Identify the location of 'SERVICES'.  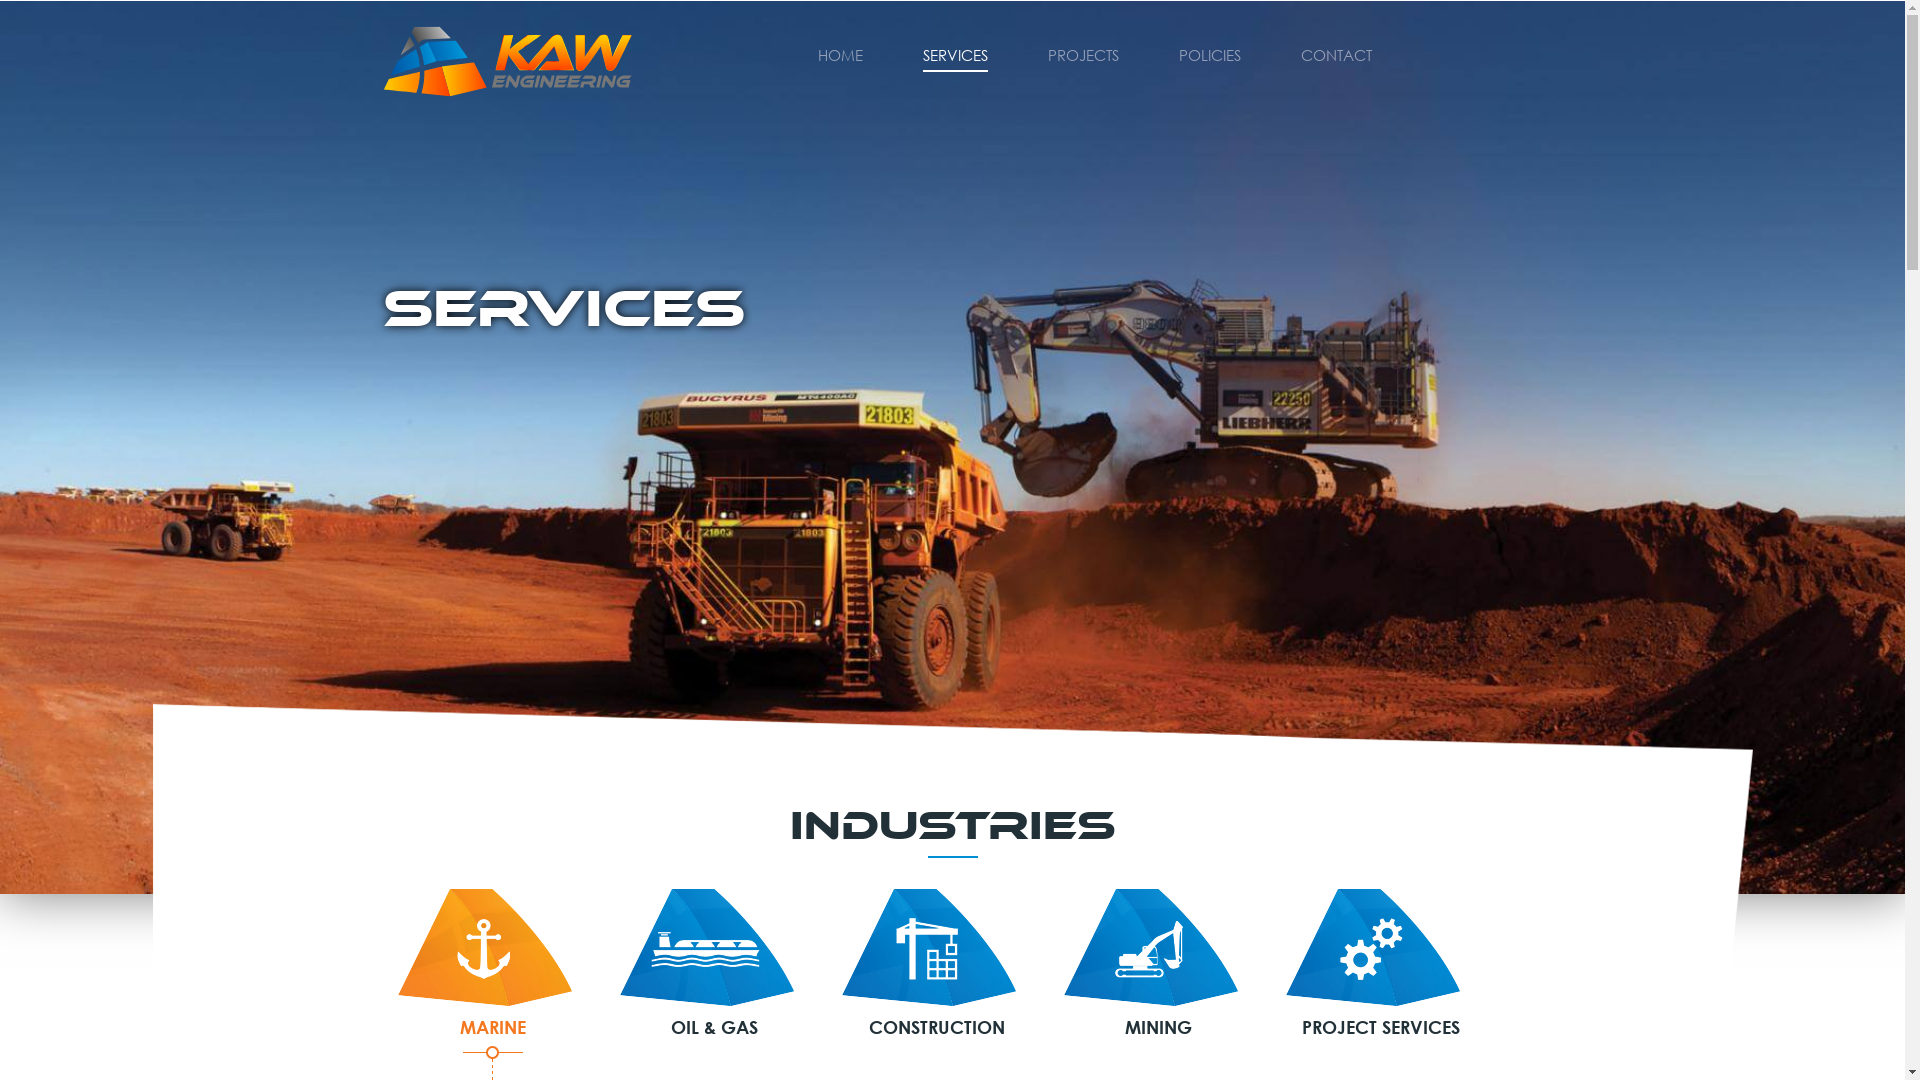
(953, 52).